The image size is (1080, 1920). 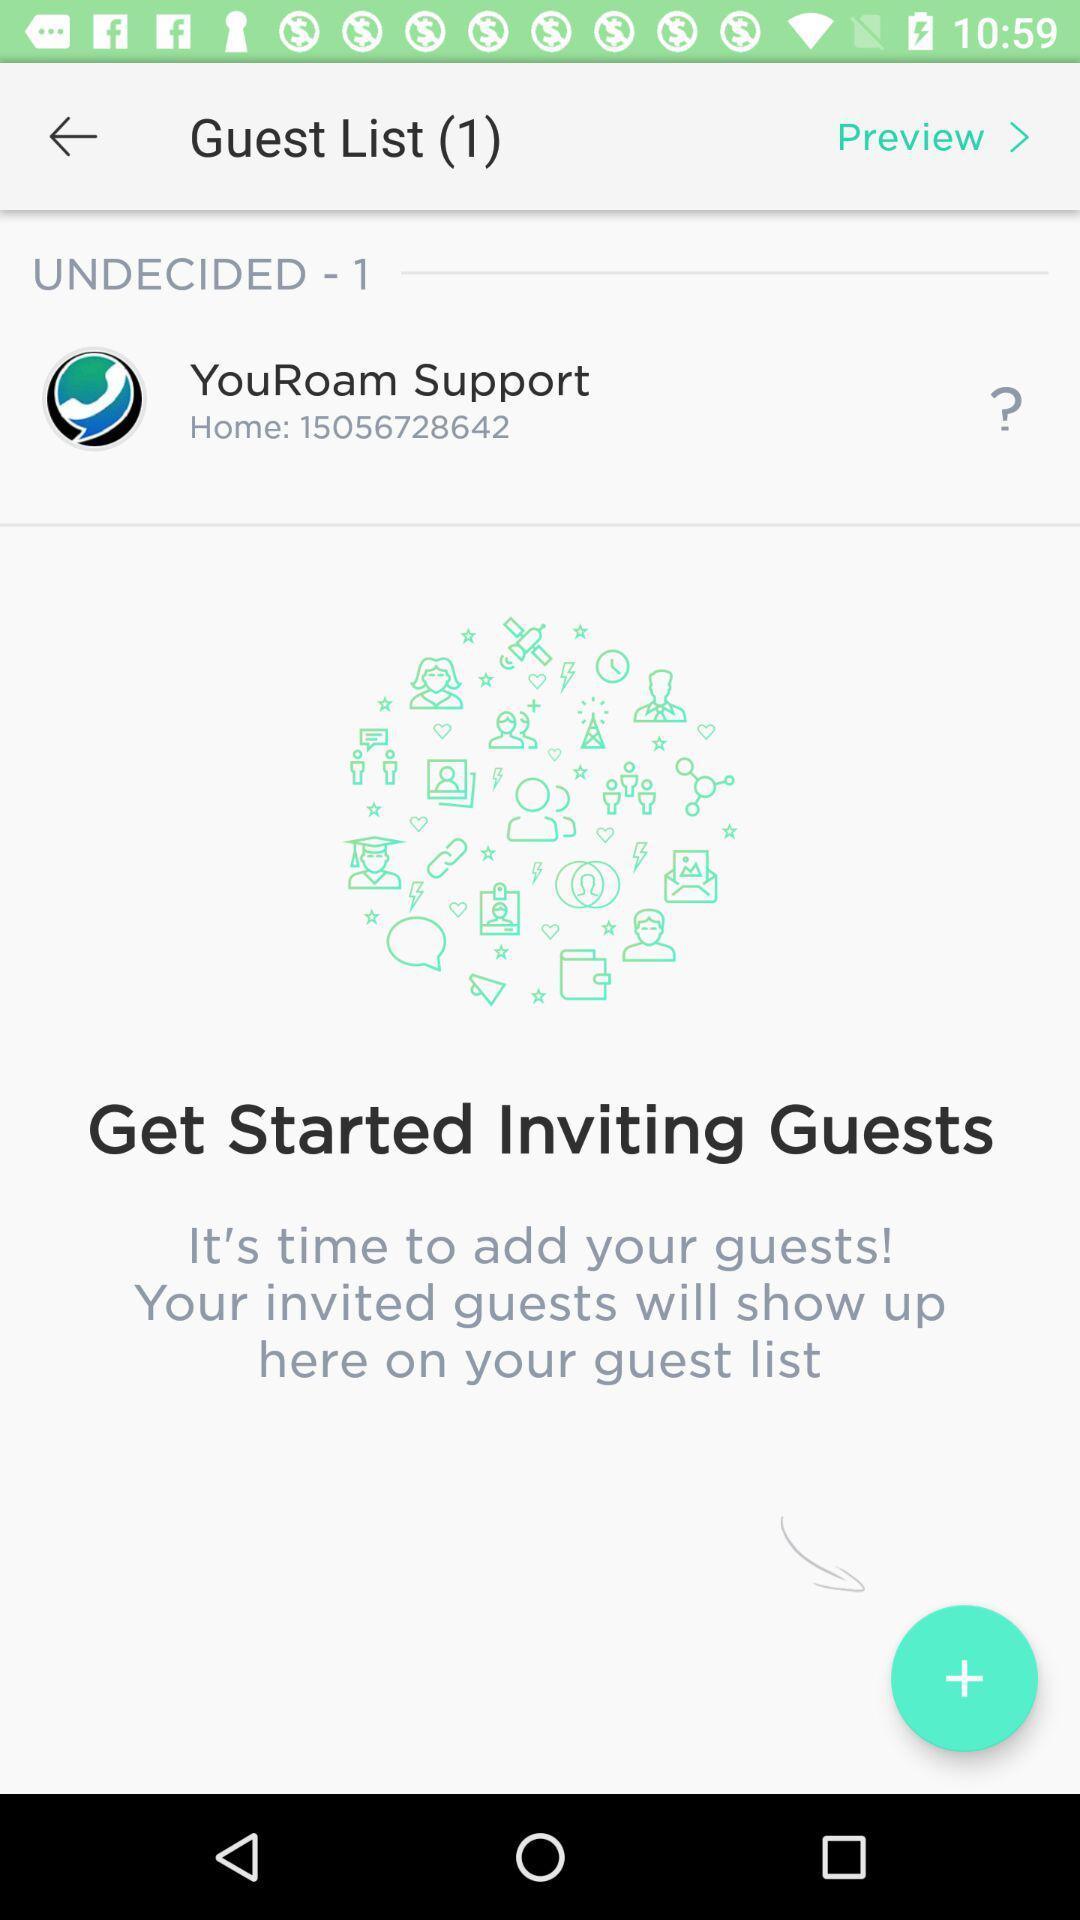 What do you see at coordinates (1006, 398) in the screenshot?
I see `?` at bounding box center [1006, 398].